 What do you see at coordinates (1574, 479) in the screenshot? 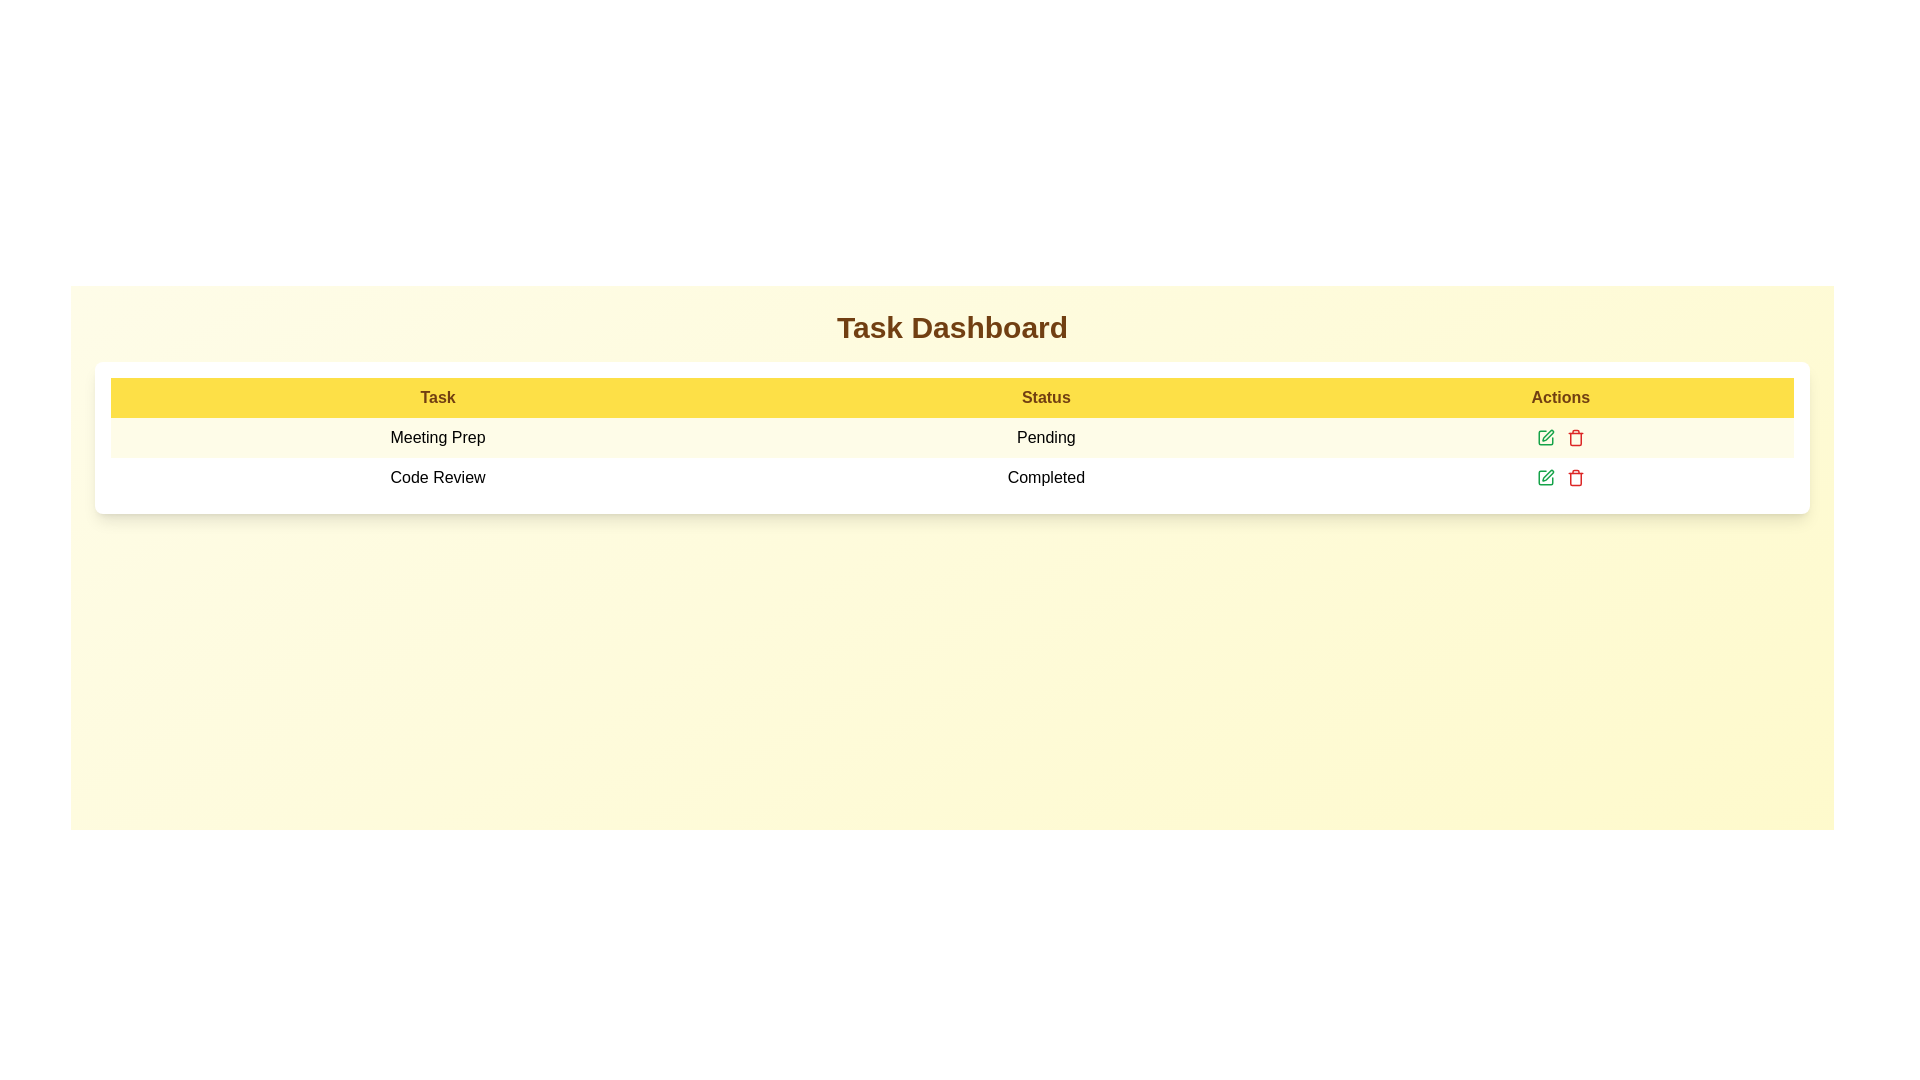
I see `the delete action button located in the 'Actions' column of the second row of the task table for the 'Code Review' task` at bounding box center [1574, 479].